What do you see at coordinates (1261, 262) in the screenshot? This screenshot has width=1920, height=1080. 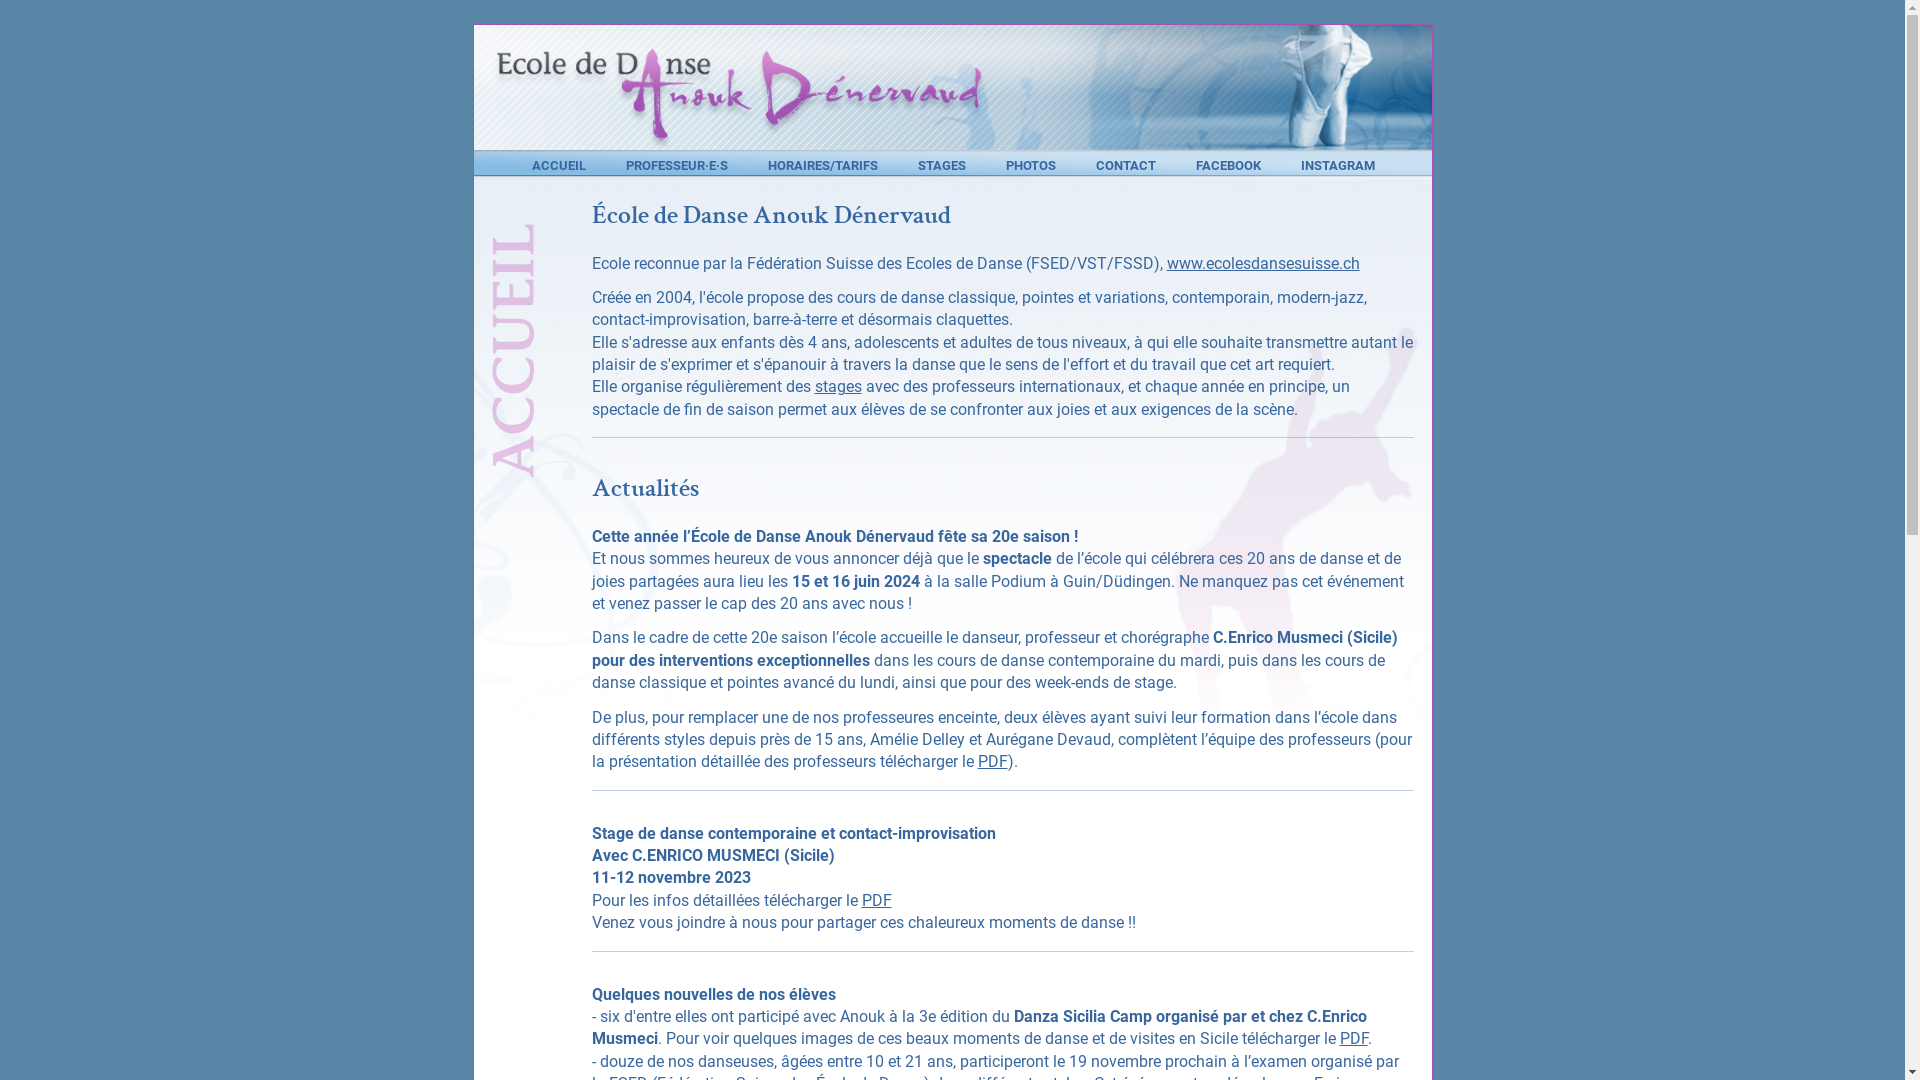 I see `'www.ecolesdansesuisse.ch'` at bounding box center [1261, 262].